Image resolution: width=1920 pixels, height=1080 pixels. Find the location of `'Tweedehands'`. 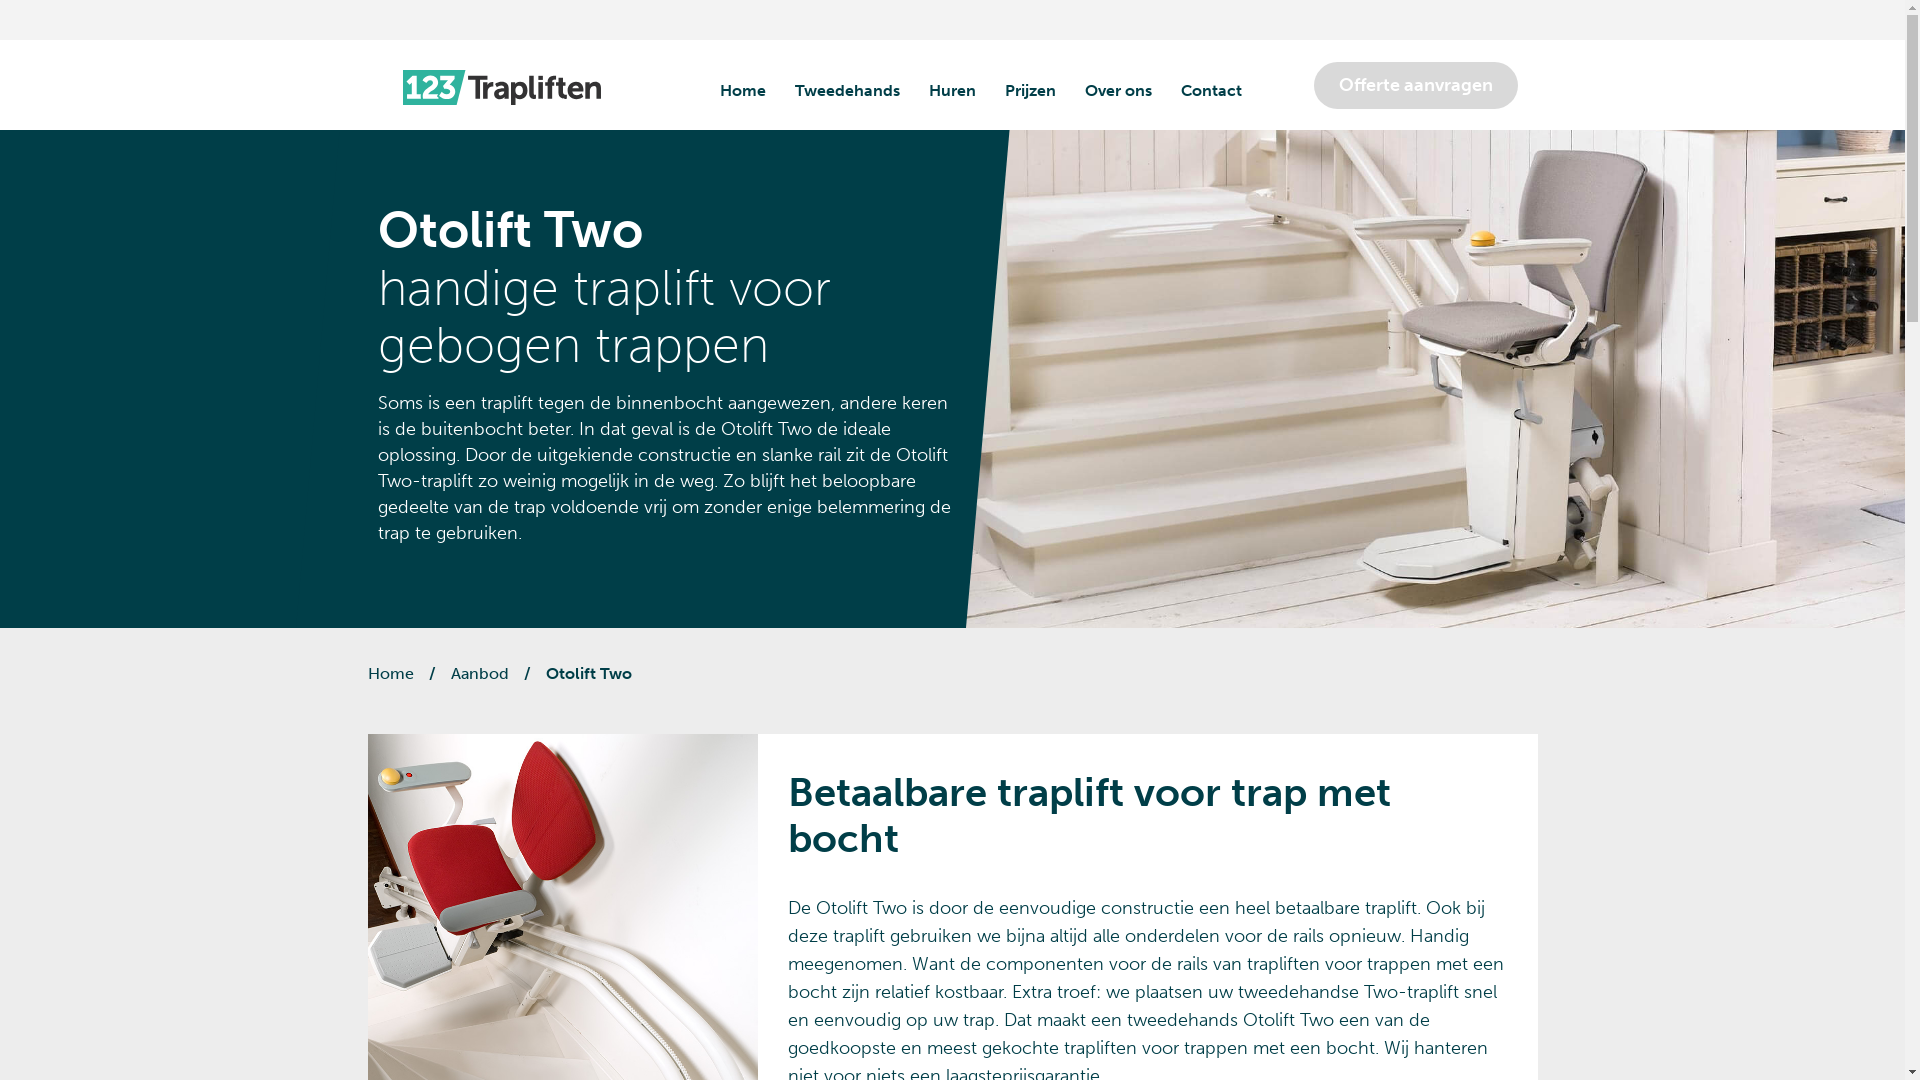

'Tweedehands' is located at coordinates (846, 91).